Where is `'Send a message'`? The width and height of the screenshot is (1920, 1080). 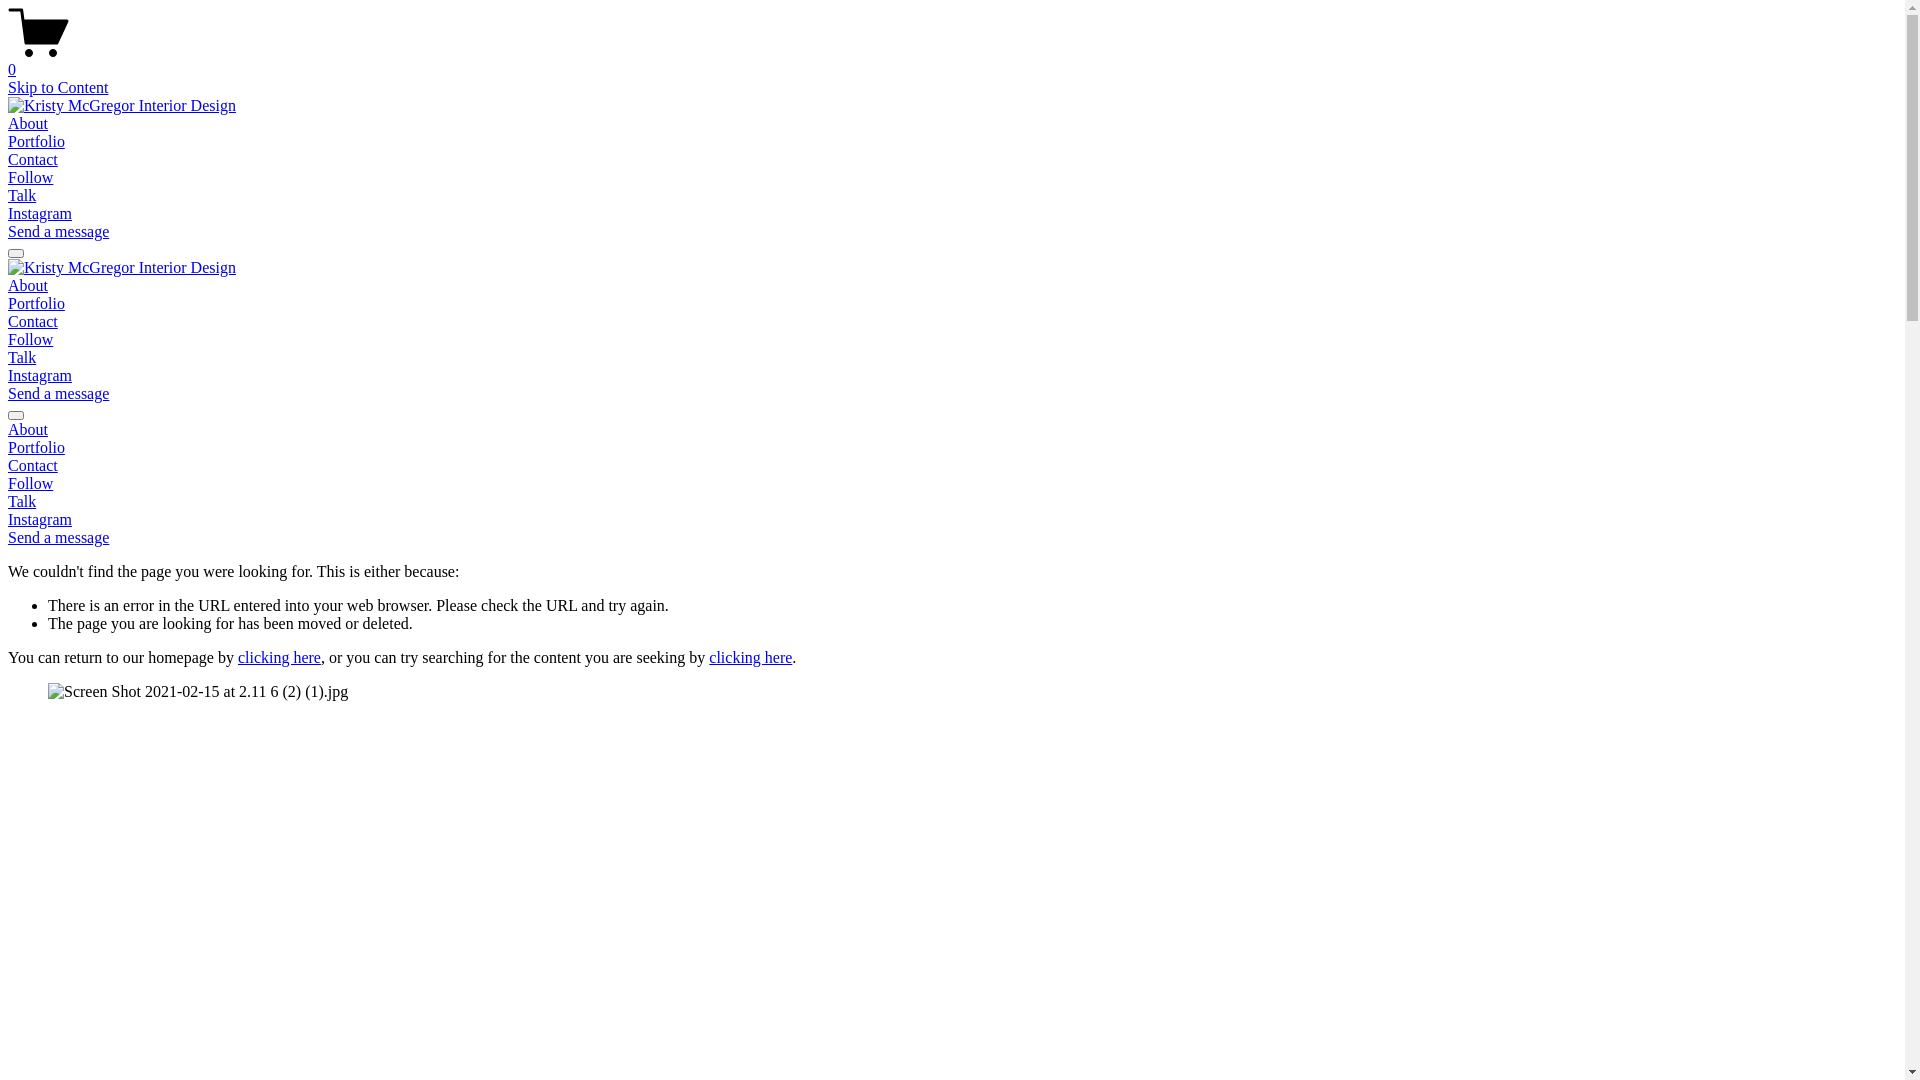
'Send a message' is located at coordinates (8, 393).